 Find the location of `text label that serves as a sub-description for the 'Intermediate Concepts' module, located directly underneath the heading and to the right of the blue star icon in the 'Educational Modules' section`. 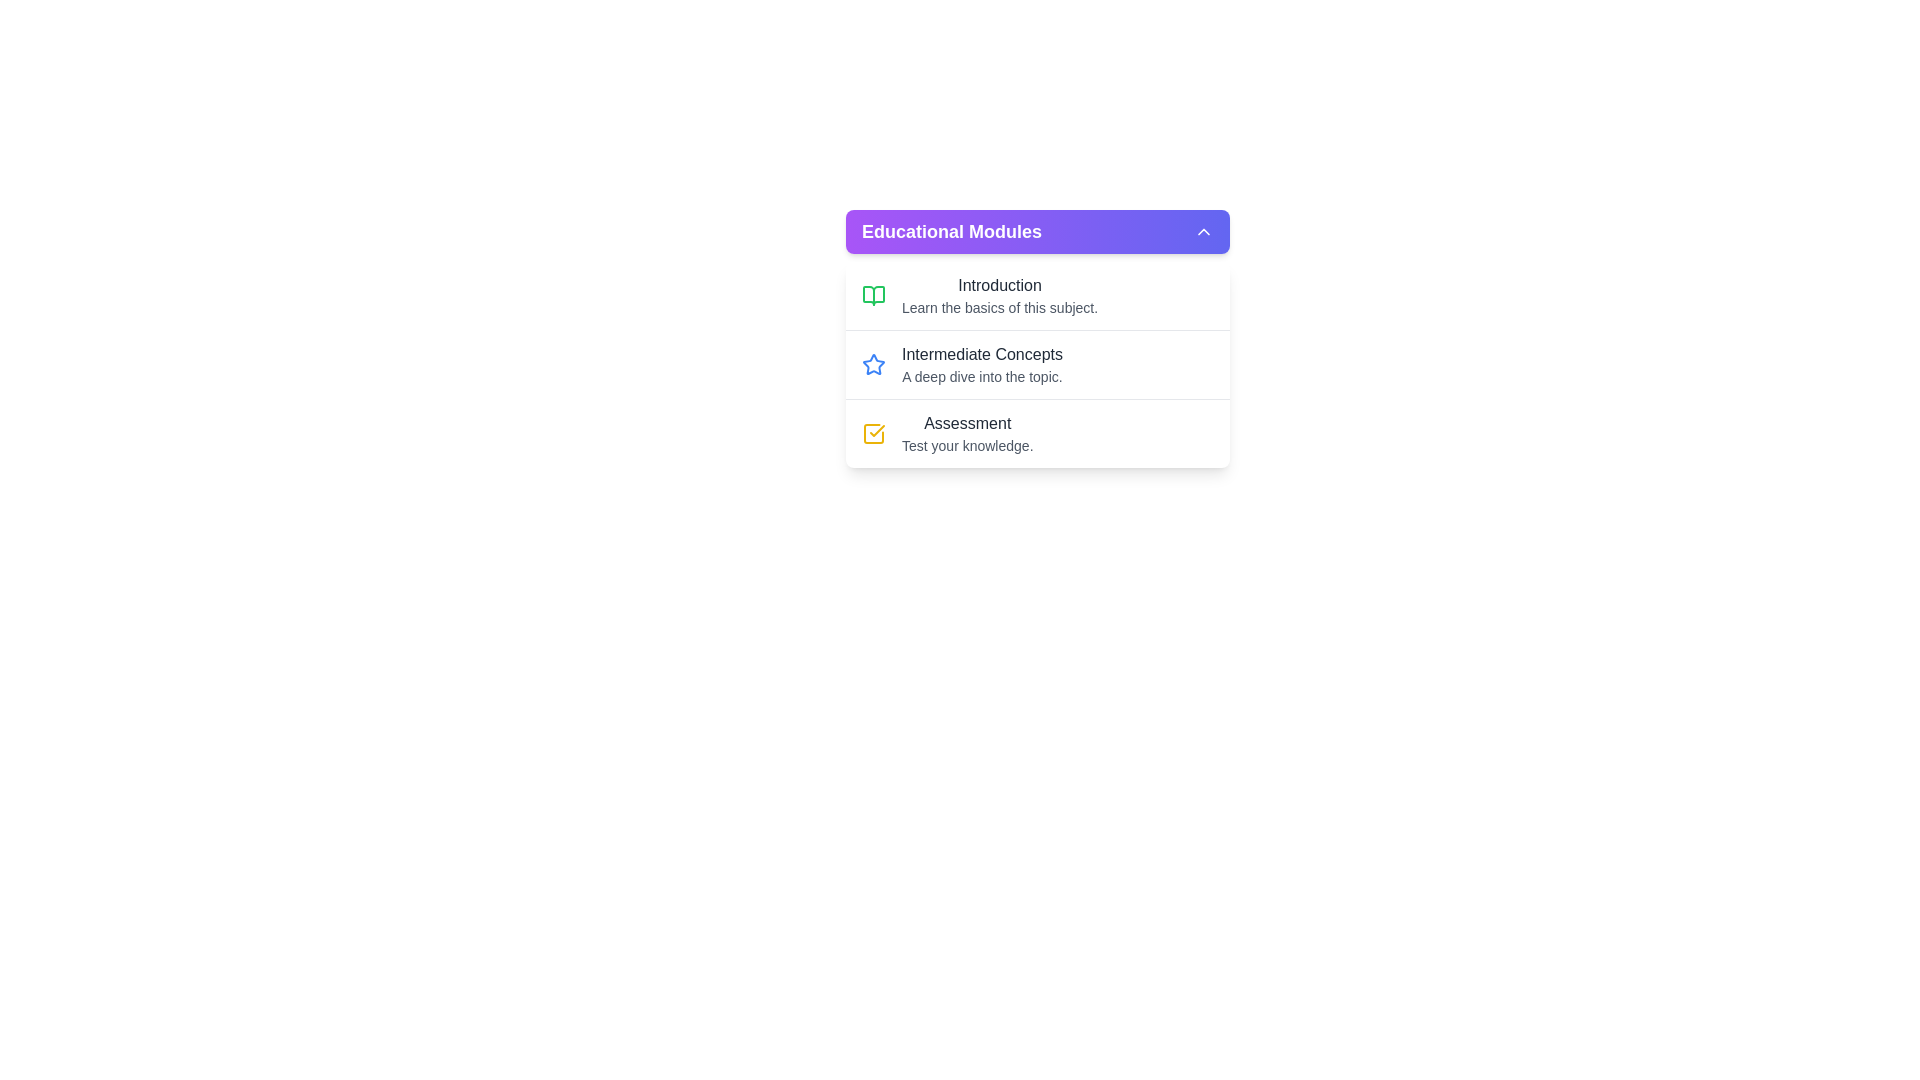

text label that serves as a sub-description for the 'Intermediate Concepts' module, located directly underneath the heading and to the right of the blue star icon in the 'Educational Modules' section is located at coordinates (982, 377).